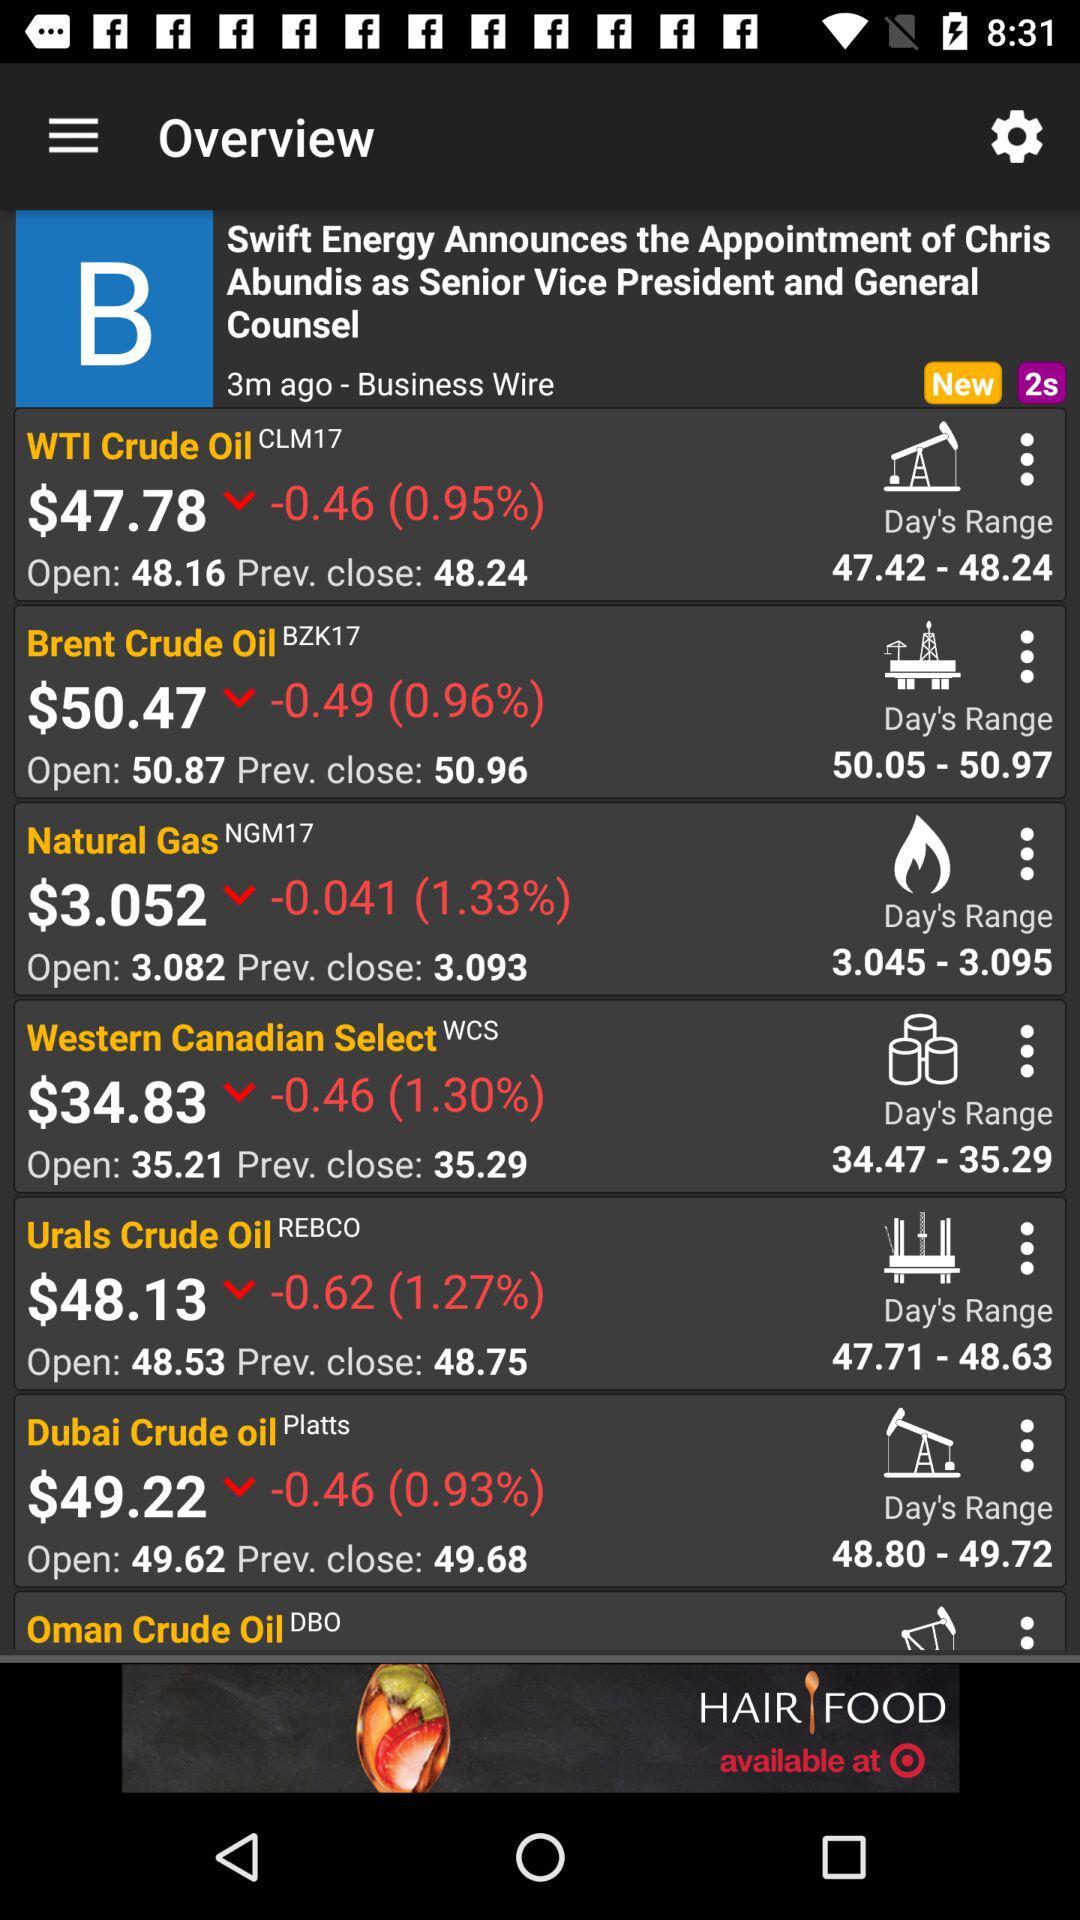 Image resolution: width=1080 pixels, height=1920 pixels. I want to click on more information, so click(1027, 458).